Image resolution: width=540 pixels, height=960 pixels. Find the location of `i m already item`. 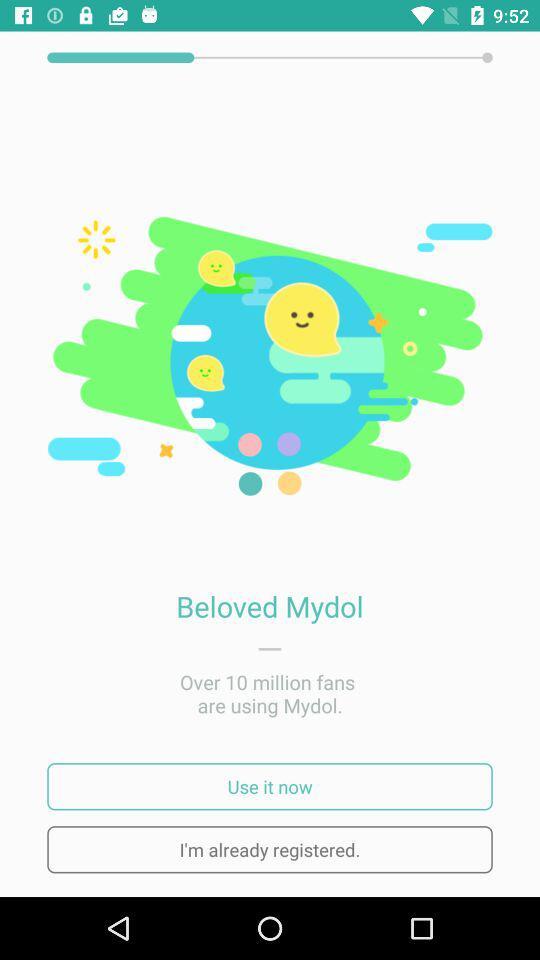

i m already item is located at coordinates (270, 848).